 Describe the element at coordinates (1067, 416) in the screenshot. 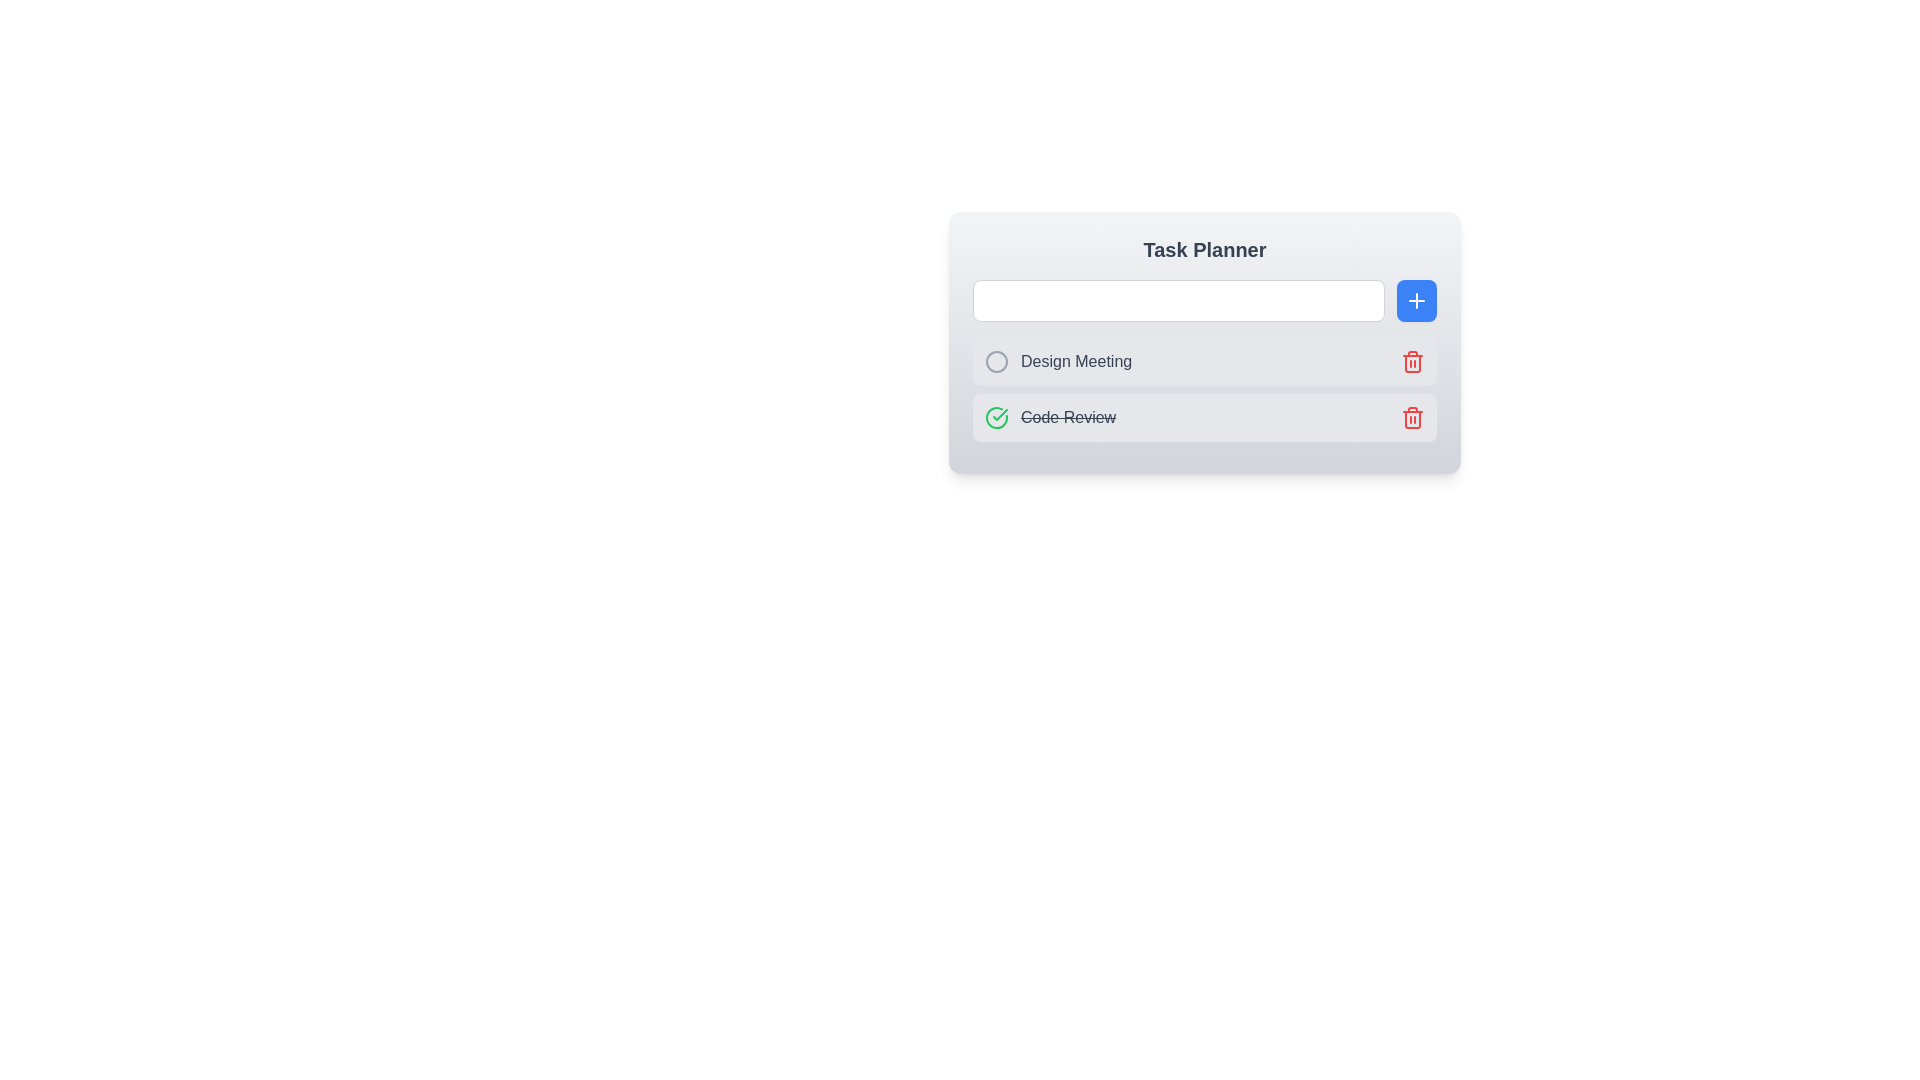

I see `the Text Label indicating a completed task in the task tracker interface, which features a strikethrough styling` at that location.